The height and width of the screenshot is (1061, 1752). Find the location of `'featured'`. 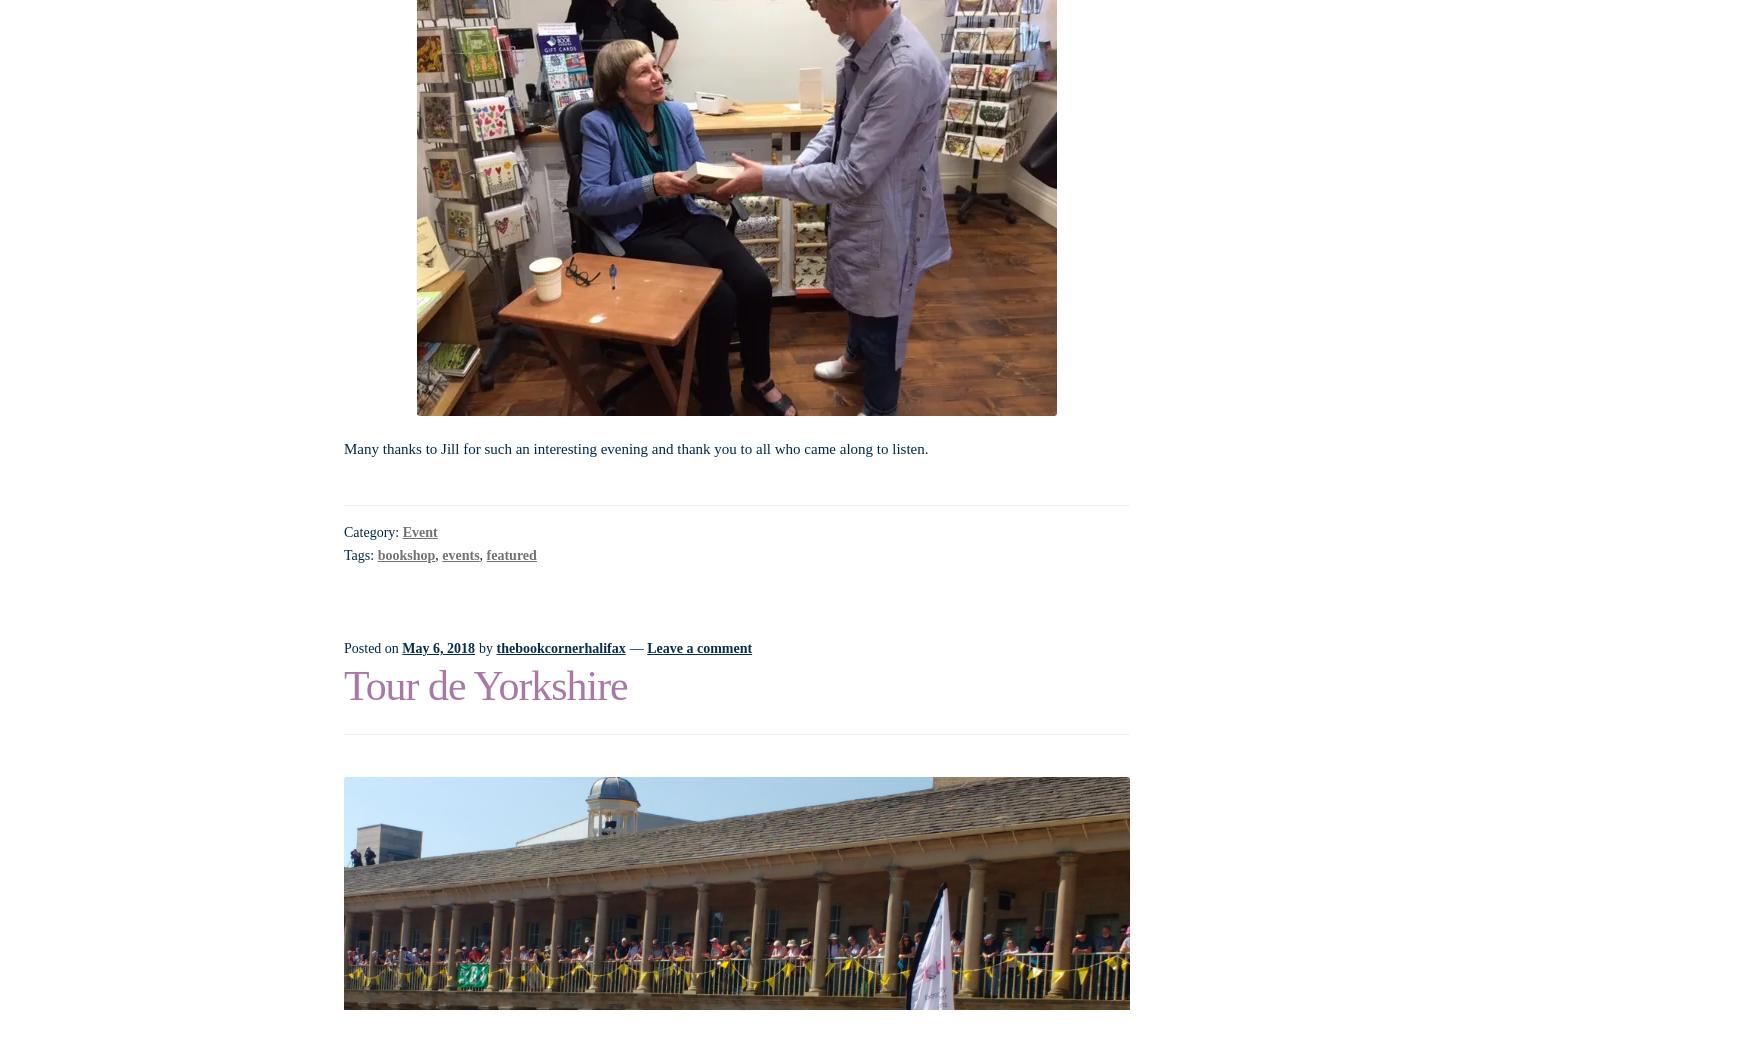

'featured' is located at coordinates (486, 553).